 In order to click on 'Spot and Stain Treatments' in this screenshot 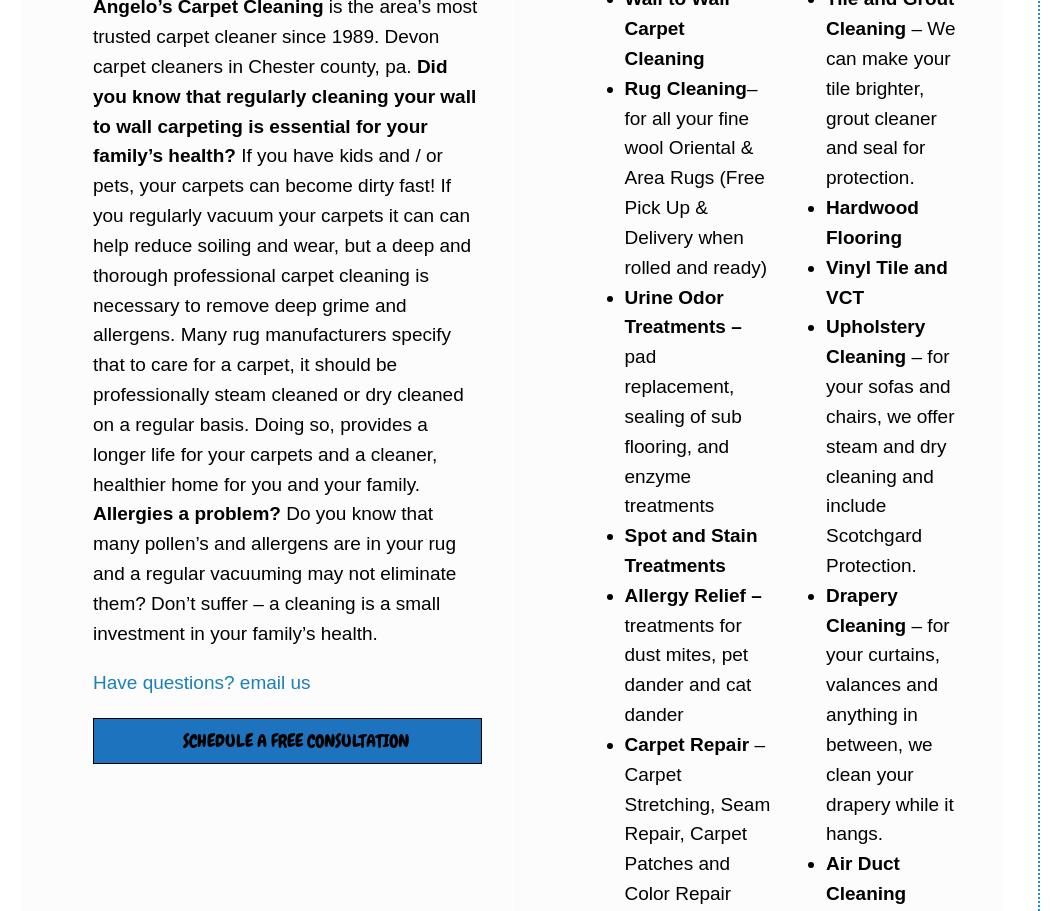, I will do `click(690, 549)`.